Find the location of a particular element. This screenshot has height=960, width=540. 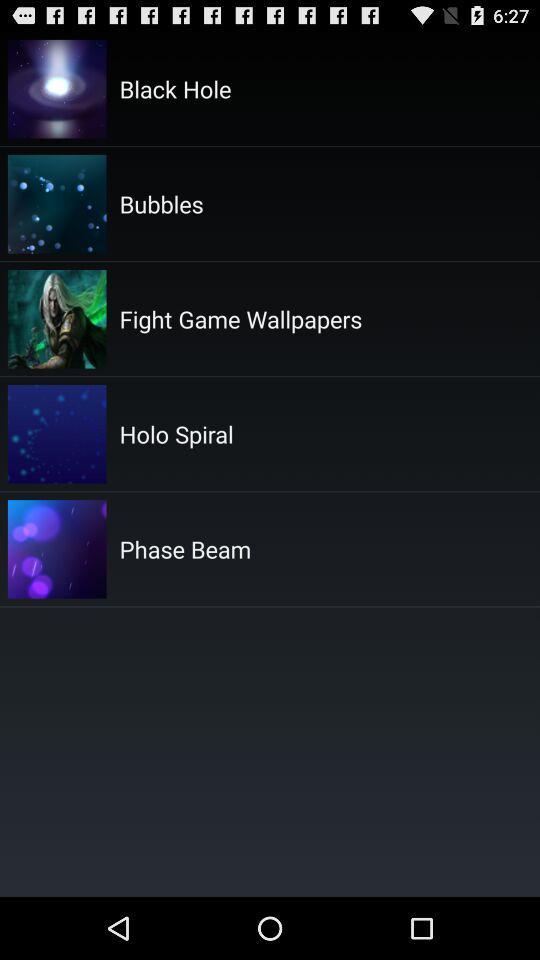

app above fight game wallpapers app is located at coordinates (160, 203).